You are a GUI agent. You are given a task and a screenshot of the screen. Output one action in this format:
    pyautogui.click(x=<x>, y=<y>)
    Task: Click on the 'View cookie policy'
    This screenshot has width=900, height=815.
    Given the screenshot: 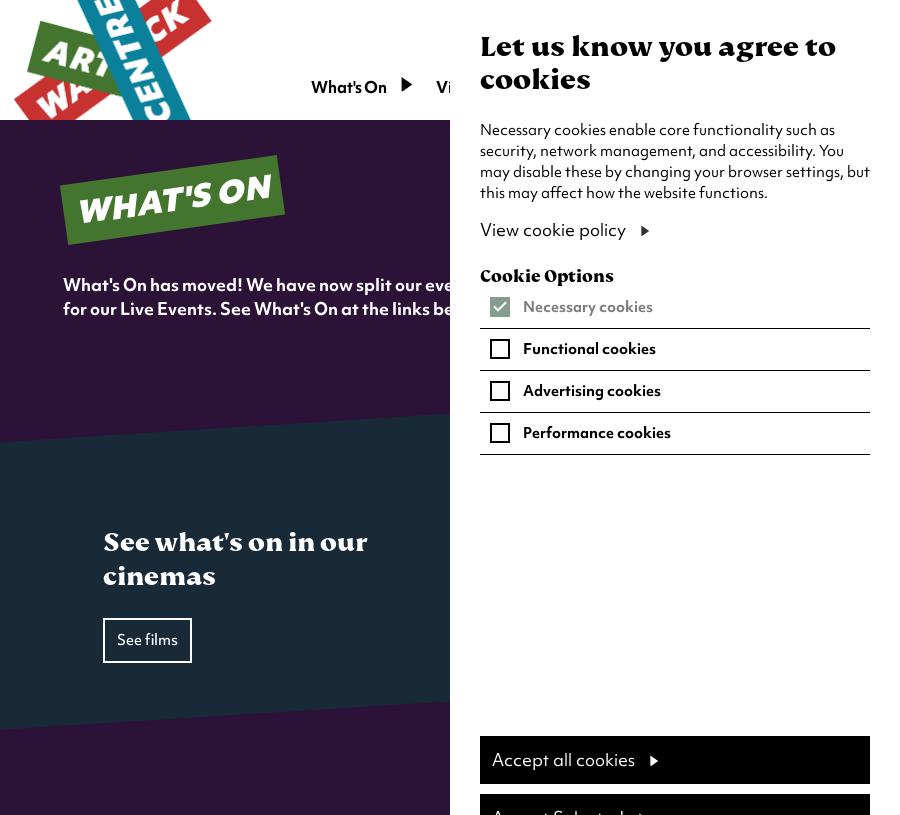 What is the action you would take?
    pyautogui.click(x=551, y=229)
    